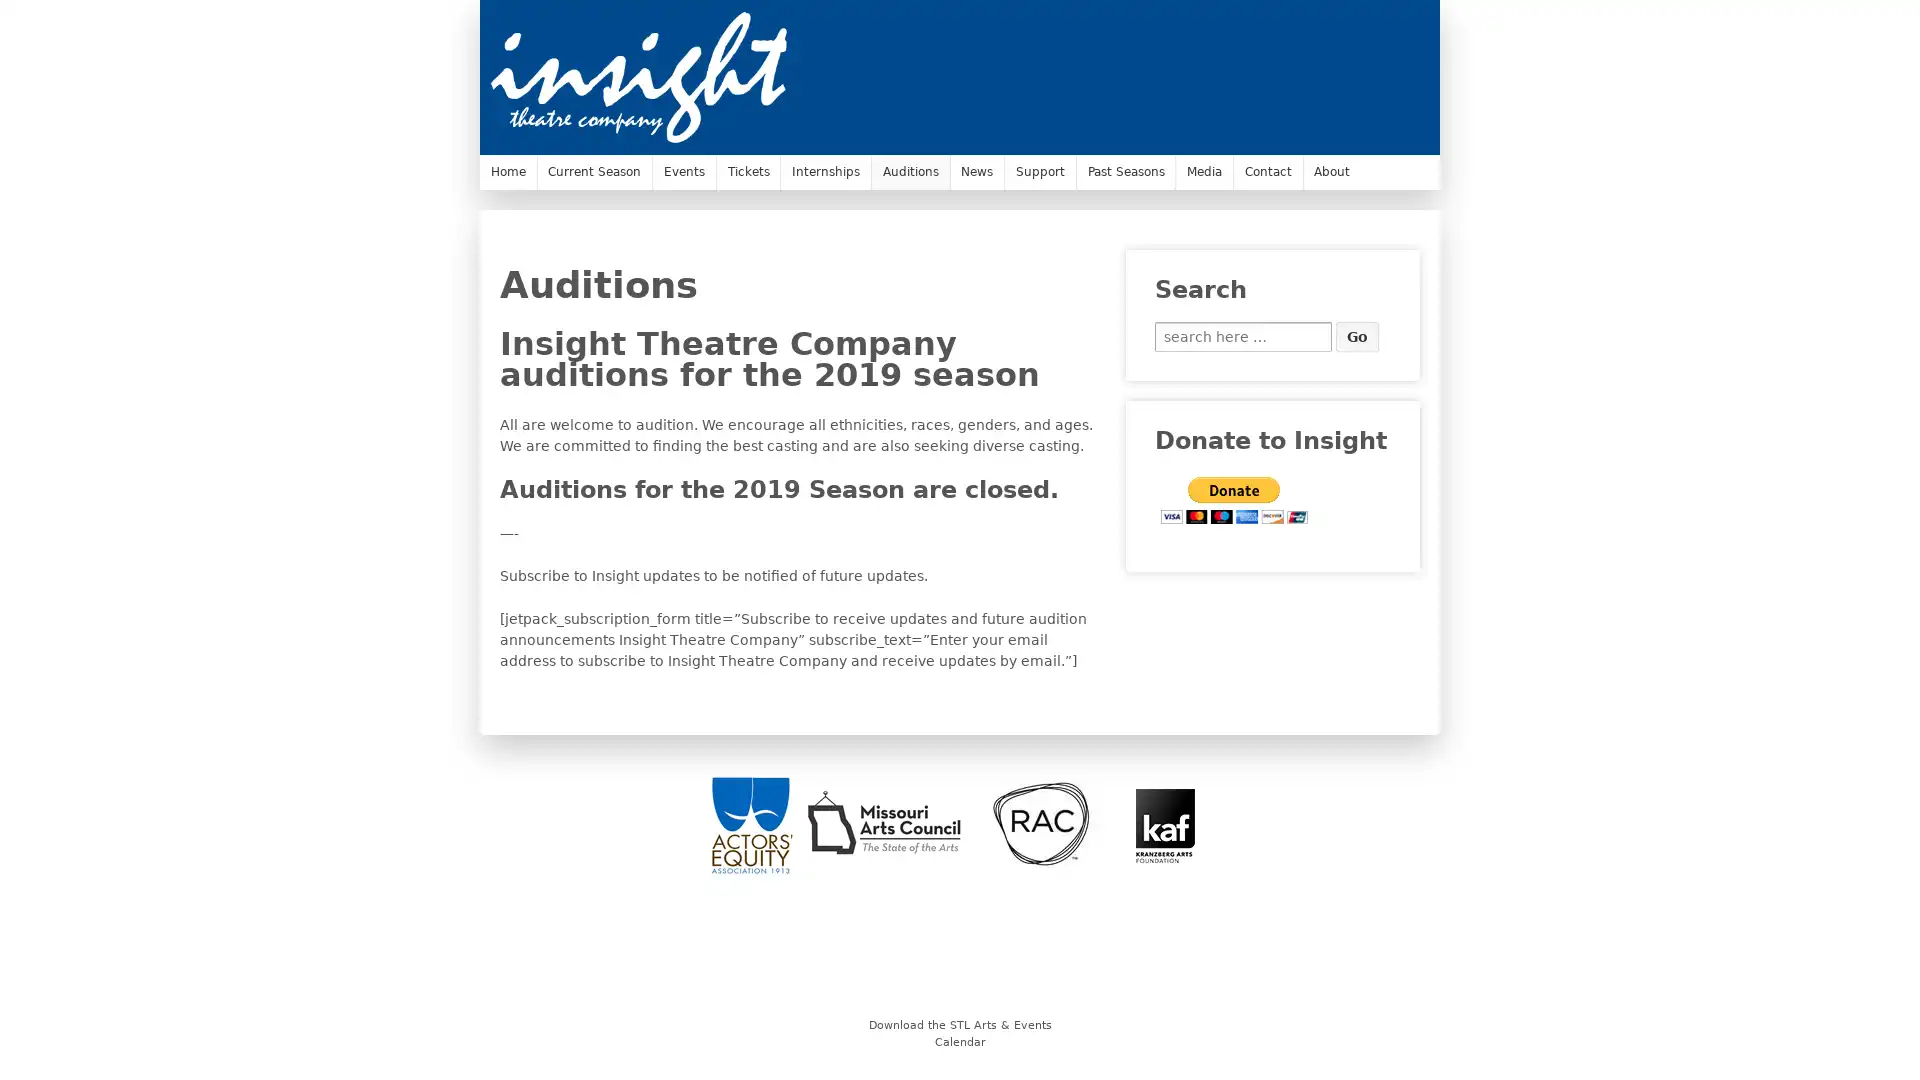 This screenshot has width=1920, height=1080. What do you see at coordinates (1357, 335) in the screenshot?
I see `Go` at bounding box center [1357, 335].